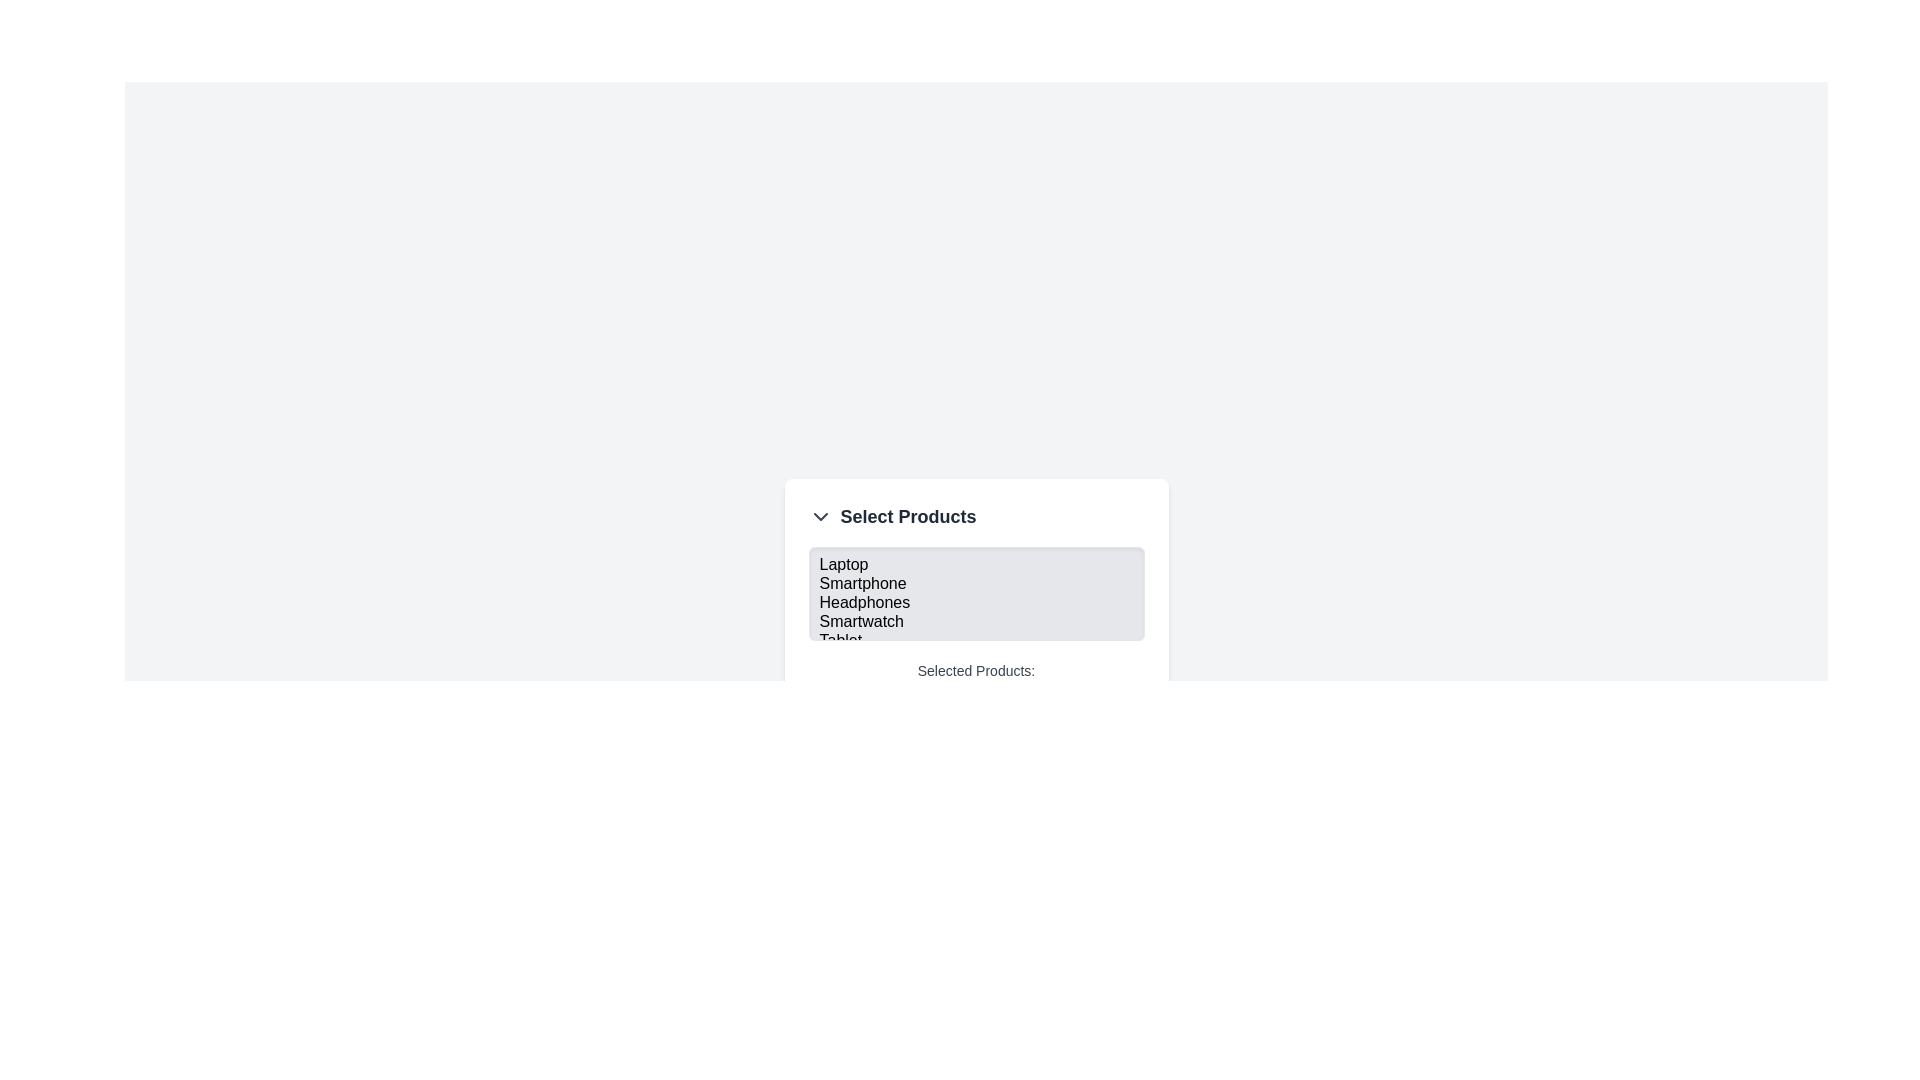 The height and width of the screenshot is (1080, 1920). What do you see at coordinates (820, 515) in the screenshot?
I see `the icon located to the left of the text 'Select Products'` at bounding box center [820, 515].